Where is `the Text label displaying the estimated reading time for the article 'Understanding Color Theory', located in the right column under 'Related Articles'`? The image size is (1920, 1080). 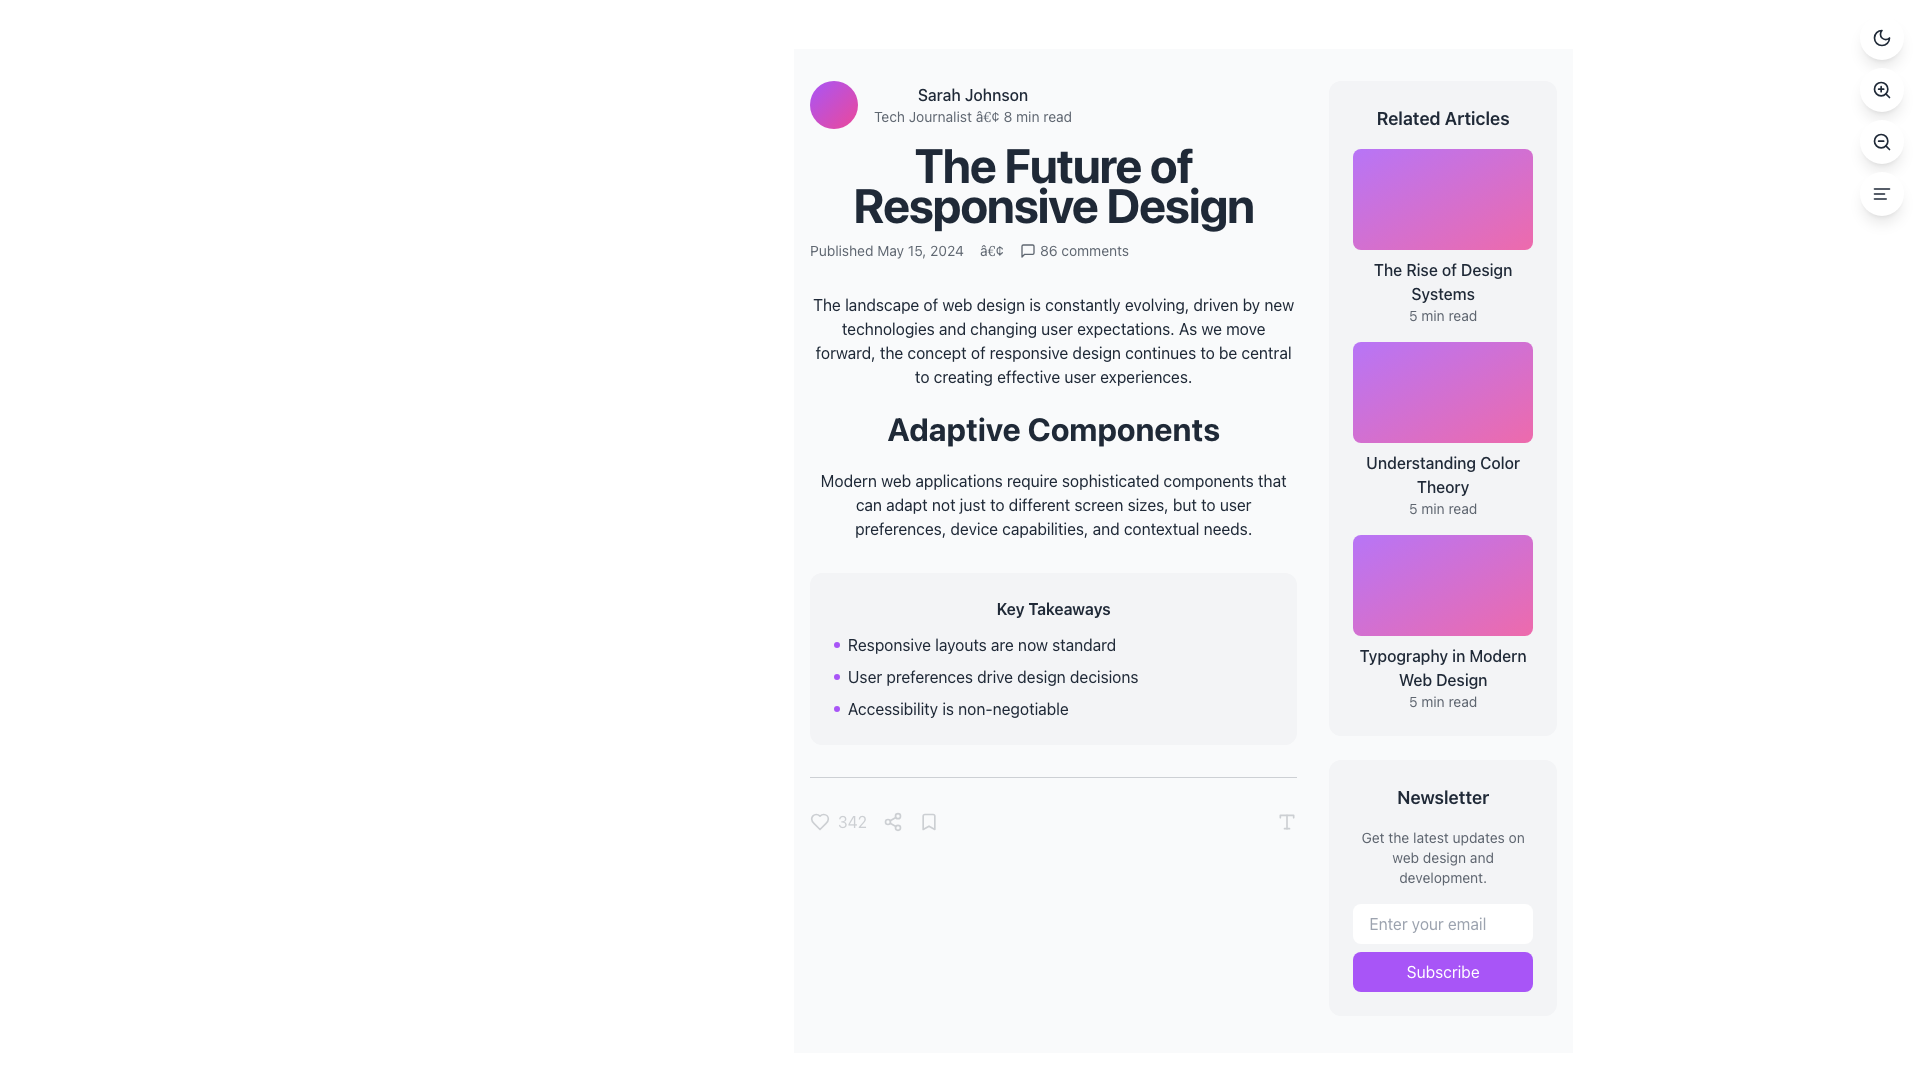
the Text label displaying the estimated reading time for the article 'Understanding Color Theory', located in the right column under 'Related Articles' is located at coordinates (1443, 508).